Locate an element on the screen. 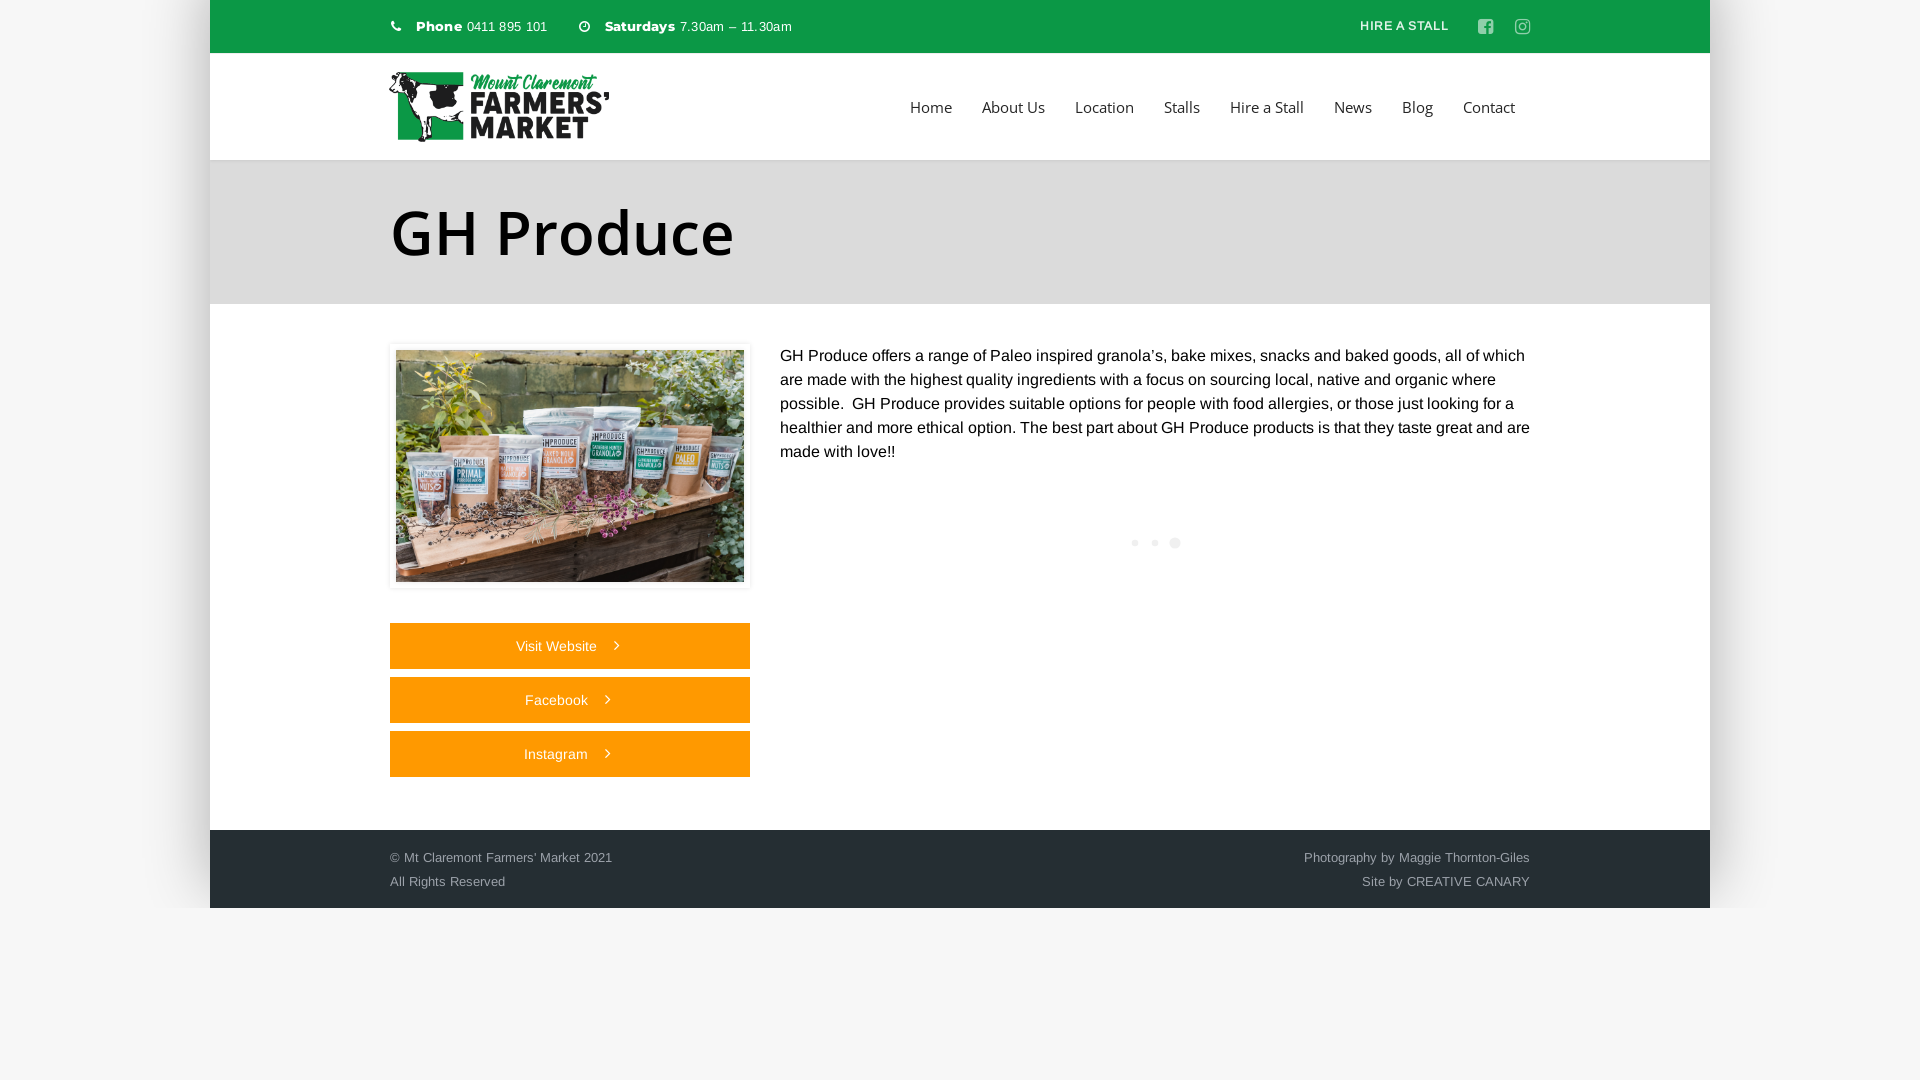  'CREATIVE CANARY' is located at coordinates (1468, 880).